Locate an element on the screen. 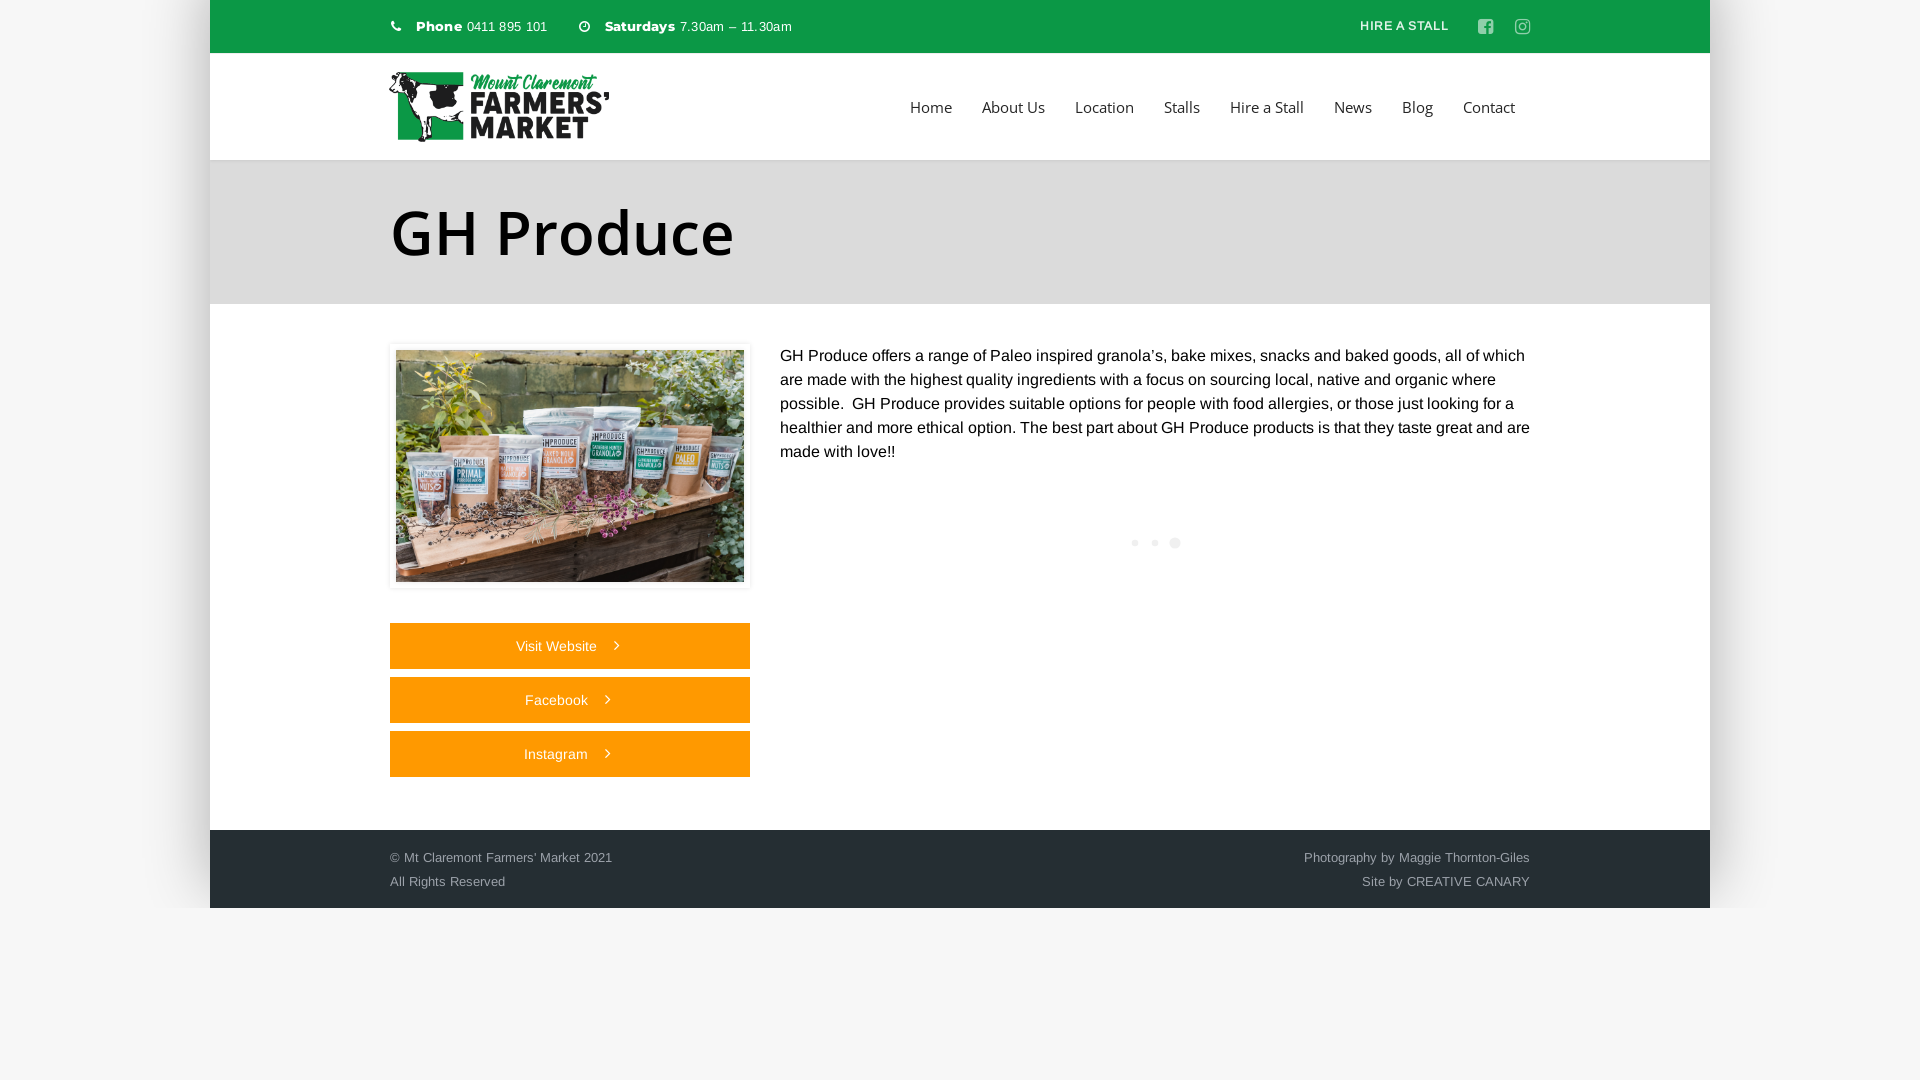  'CREATIVE CANARY' is located at coordinates (1468, 880).